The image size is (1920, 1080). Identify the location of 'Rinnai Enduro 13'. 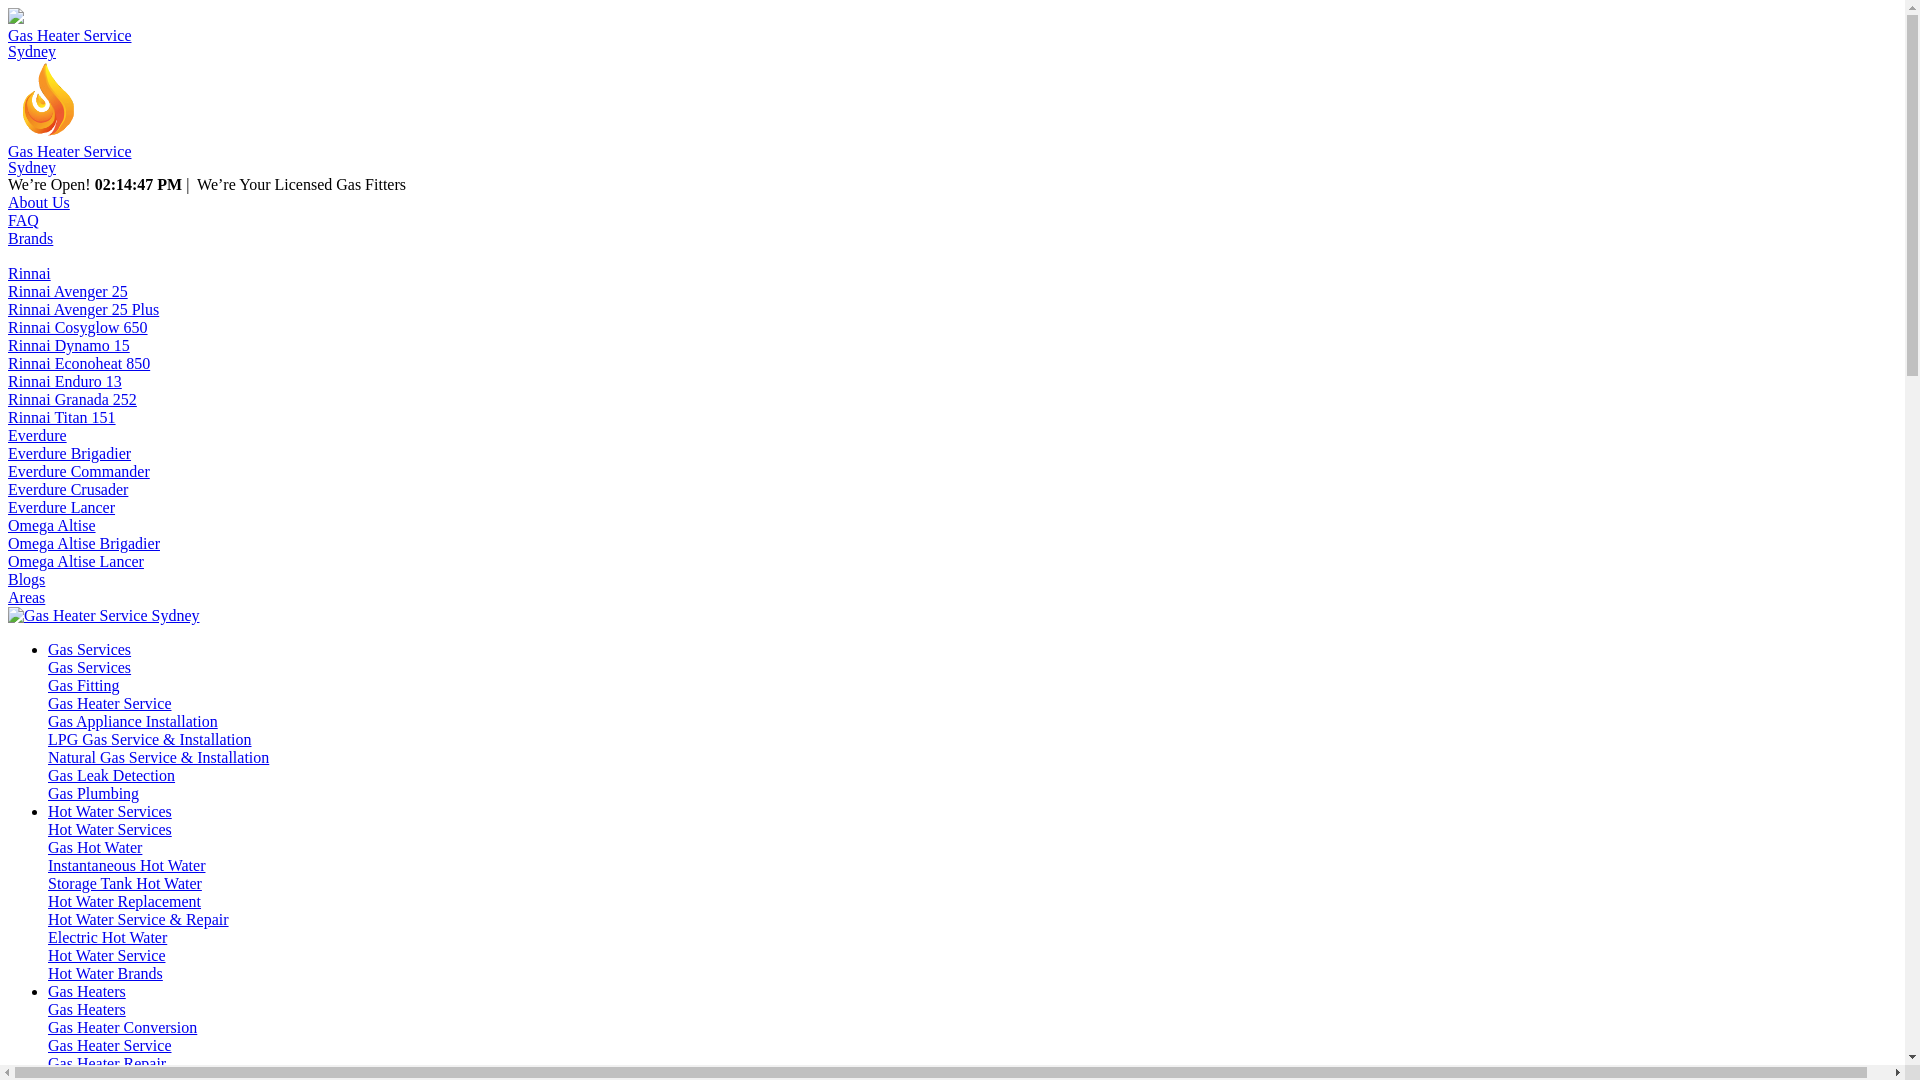
(65, 381).